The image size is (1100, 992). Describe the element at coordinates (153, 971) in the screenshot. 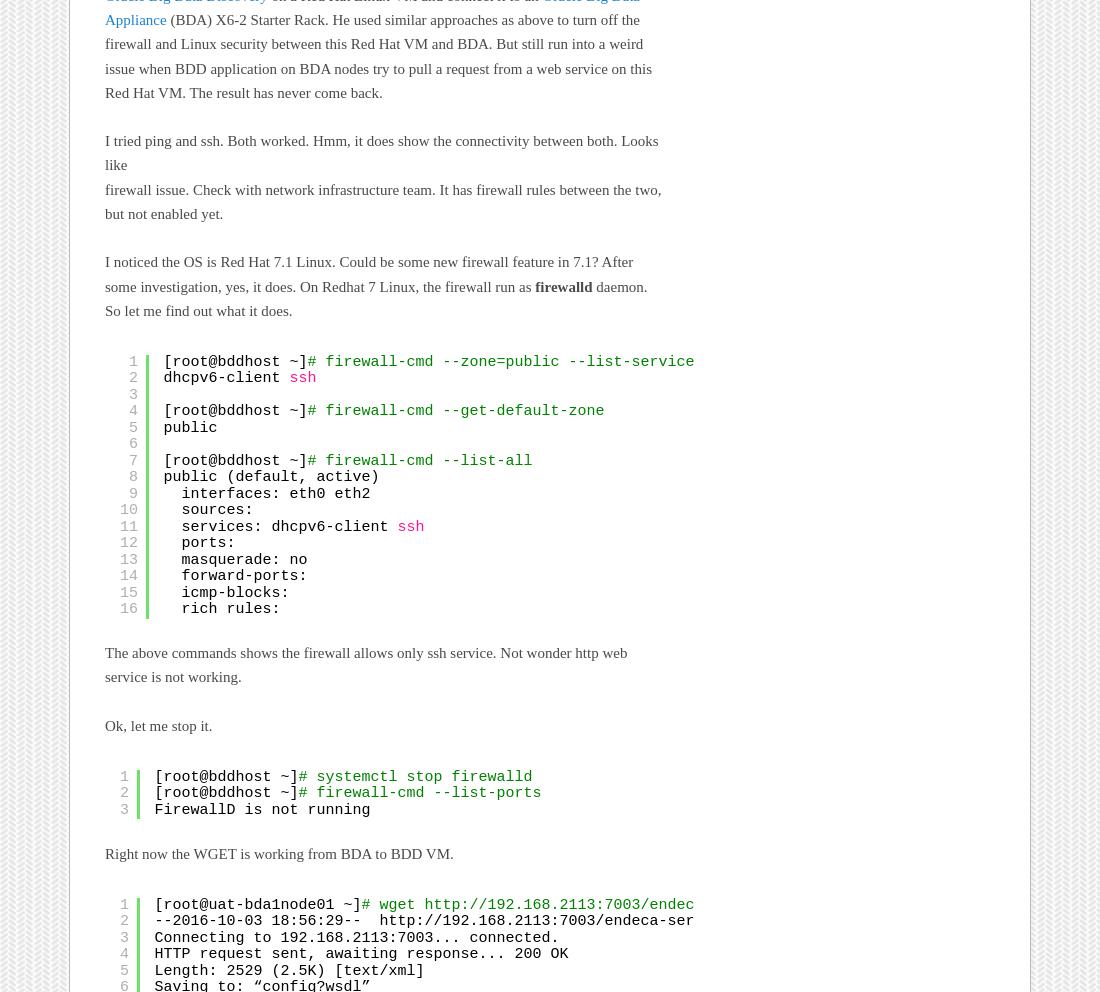

I see `'Length: 2529 (2.5K) [text'` at that location.